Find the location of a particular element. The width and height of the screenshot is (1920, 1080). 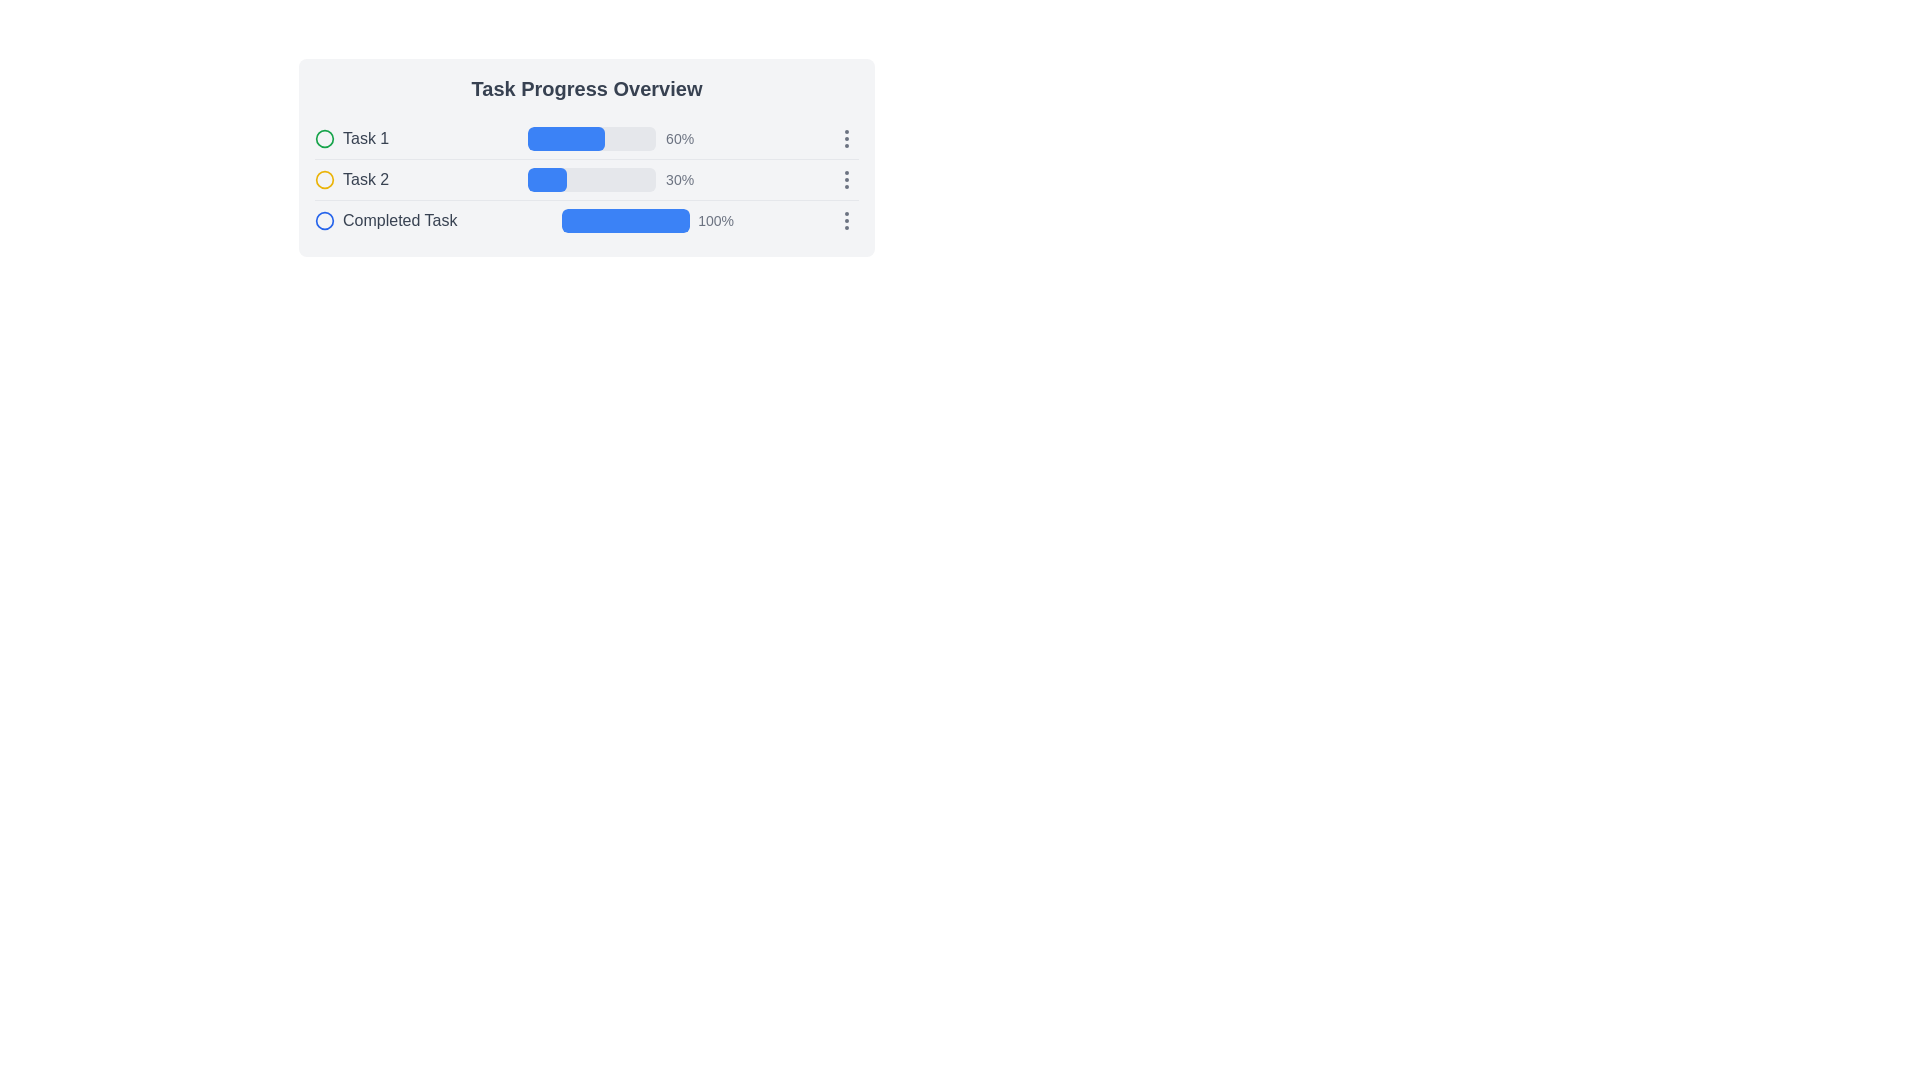

the Indicator Icon that represents Task 1, located immediately to the left of the label 'Task 1' in the task list at the top of the UI is located at coordinates (325, 137).